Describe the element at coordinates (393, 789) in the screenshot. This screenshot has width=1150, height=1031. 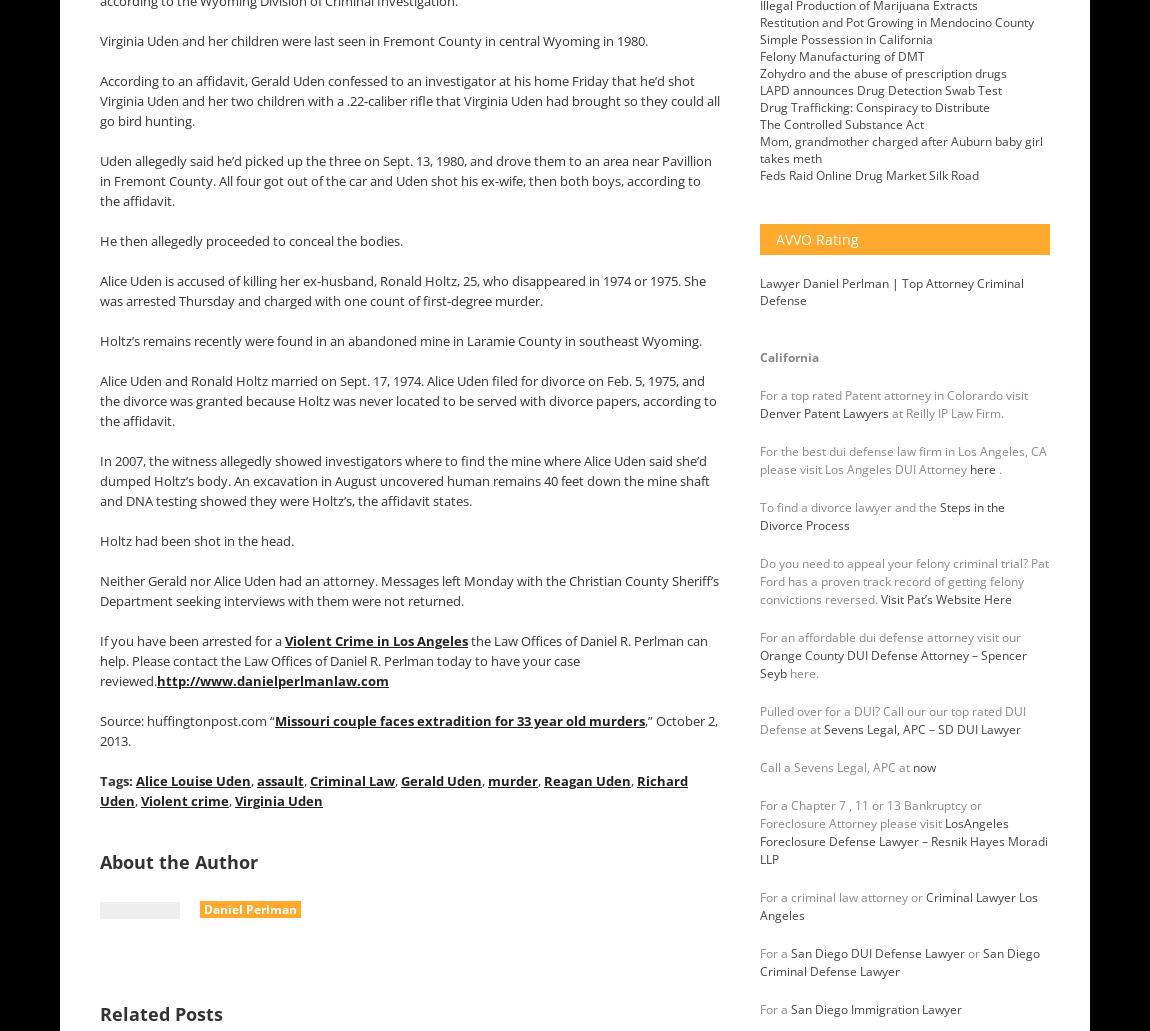
I see `'Richard Uden'` at that location.